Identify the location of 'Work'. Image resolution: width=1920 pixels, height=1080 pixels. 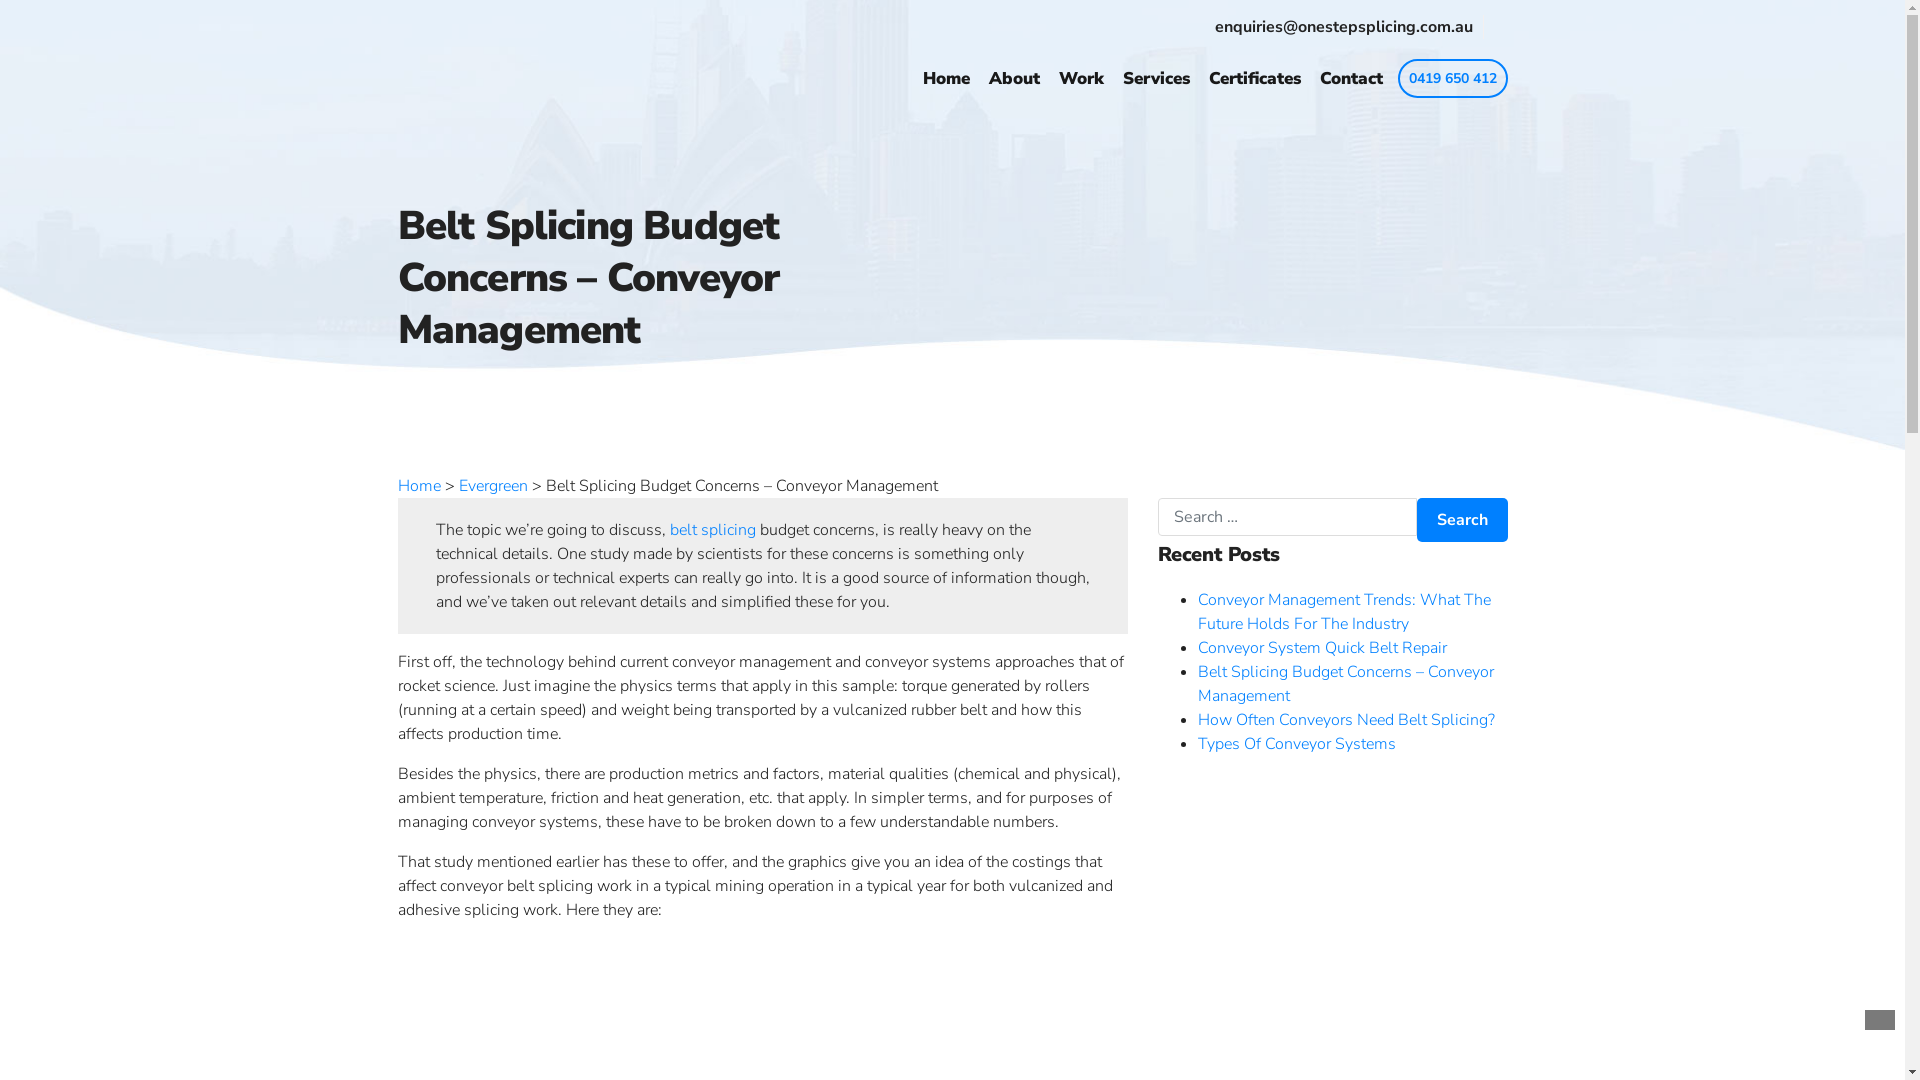
(1056, 77).